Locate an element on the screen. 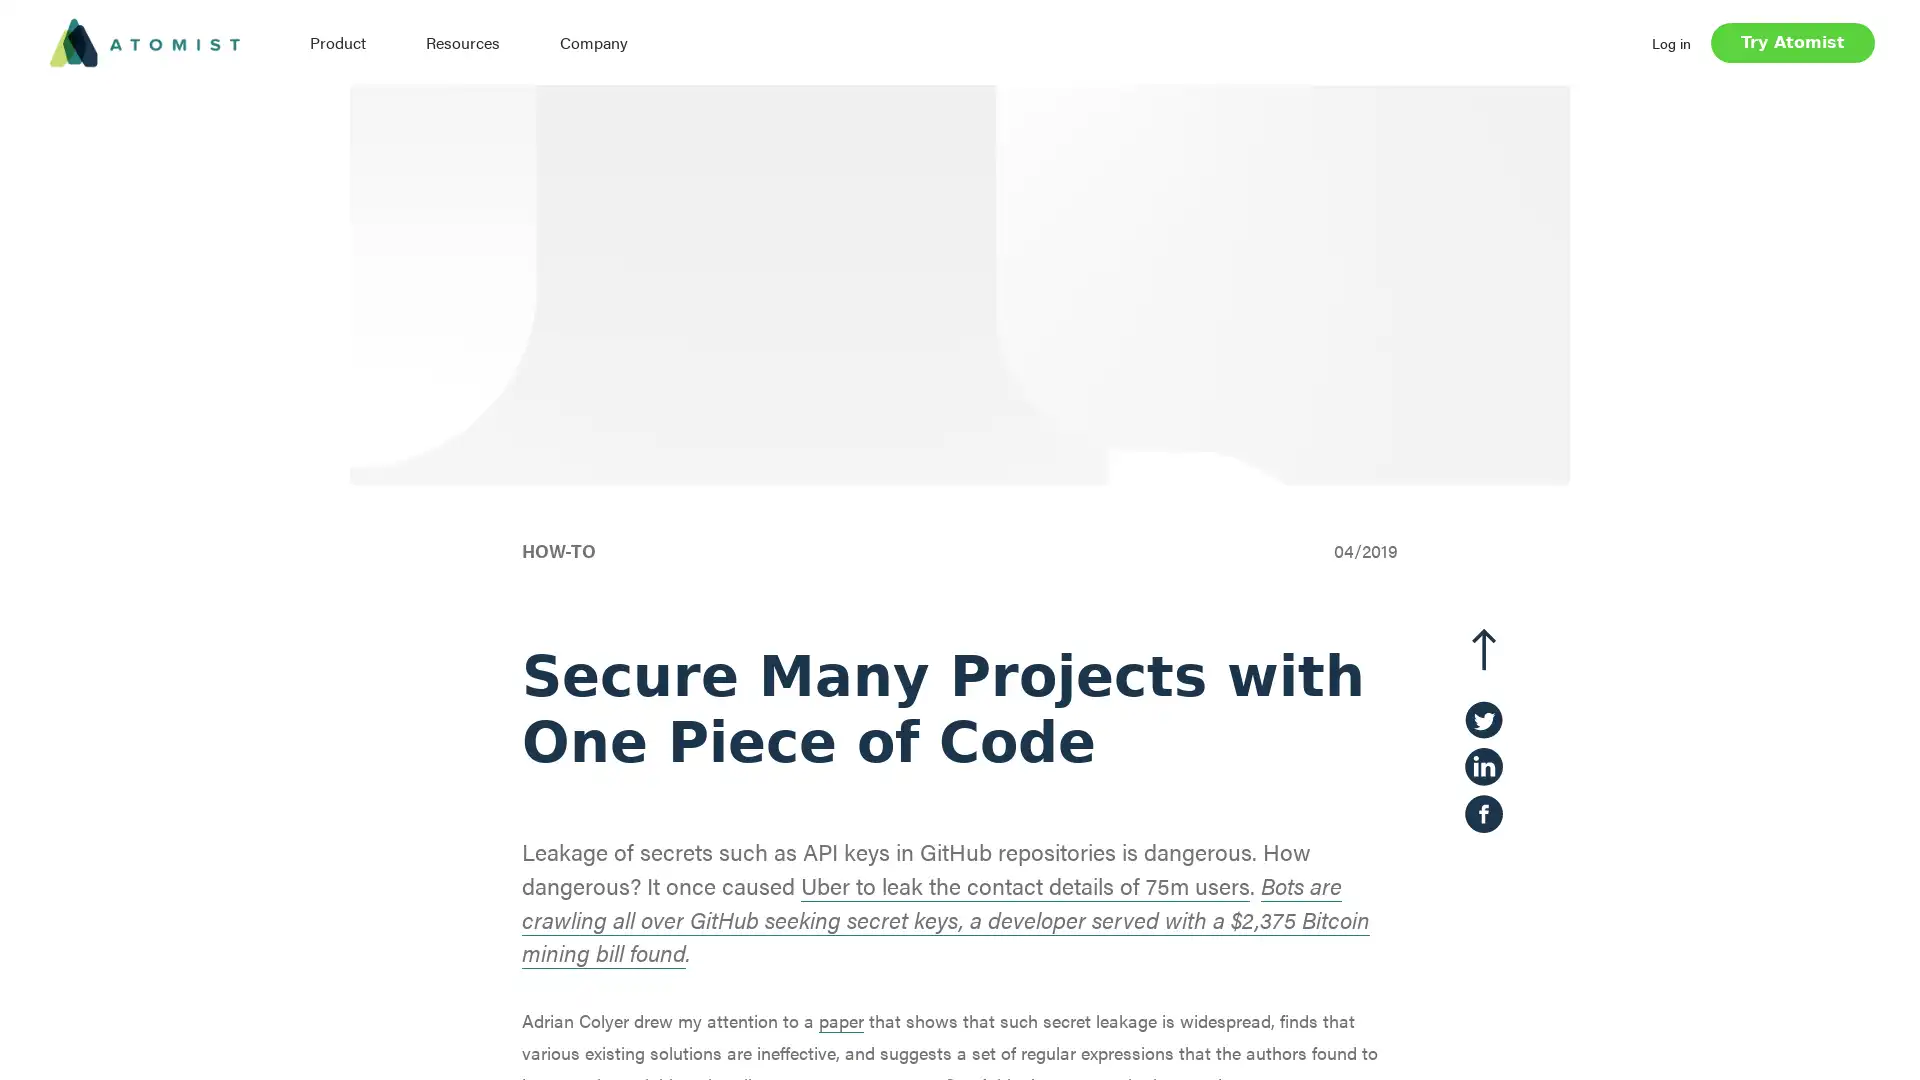 The height and width of the screenshot is (1080, 1920). Open Intercom Messenger is located at coordinates (1869, 1029).